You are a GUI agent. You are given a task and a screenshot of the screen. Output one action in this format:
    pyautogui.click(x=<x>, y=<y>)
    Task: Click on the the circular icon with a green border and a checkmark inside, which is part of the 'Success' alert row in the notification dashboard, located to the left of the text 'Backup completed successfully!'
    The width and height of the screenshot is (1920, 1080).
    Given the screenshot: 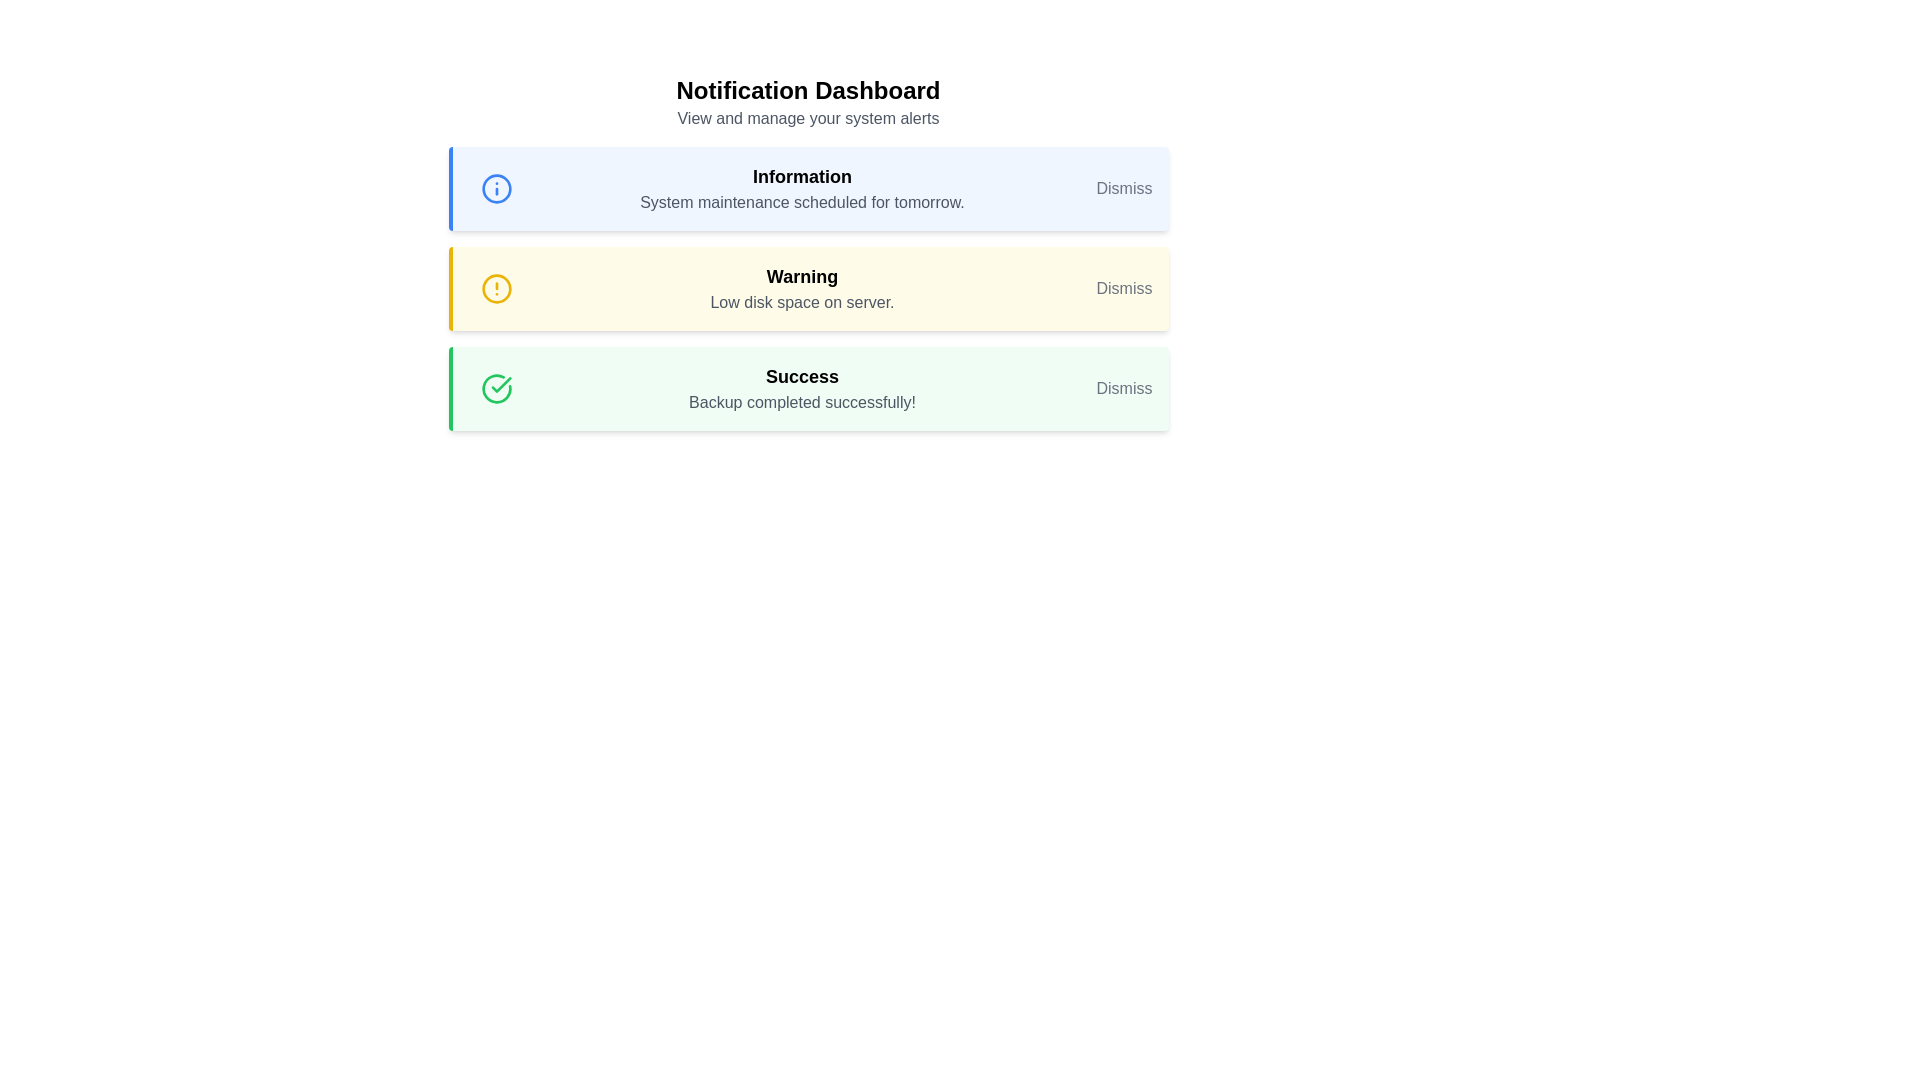 What is the action you would take?
    pyautogui.click(x=496, y=389)
    